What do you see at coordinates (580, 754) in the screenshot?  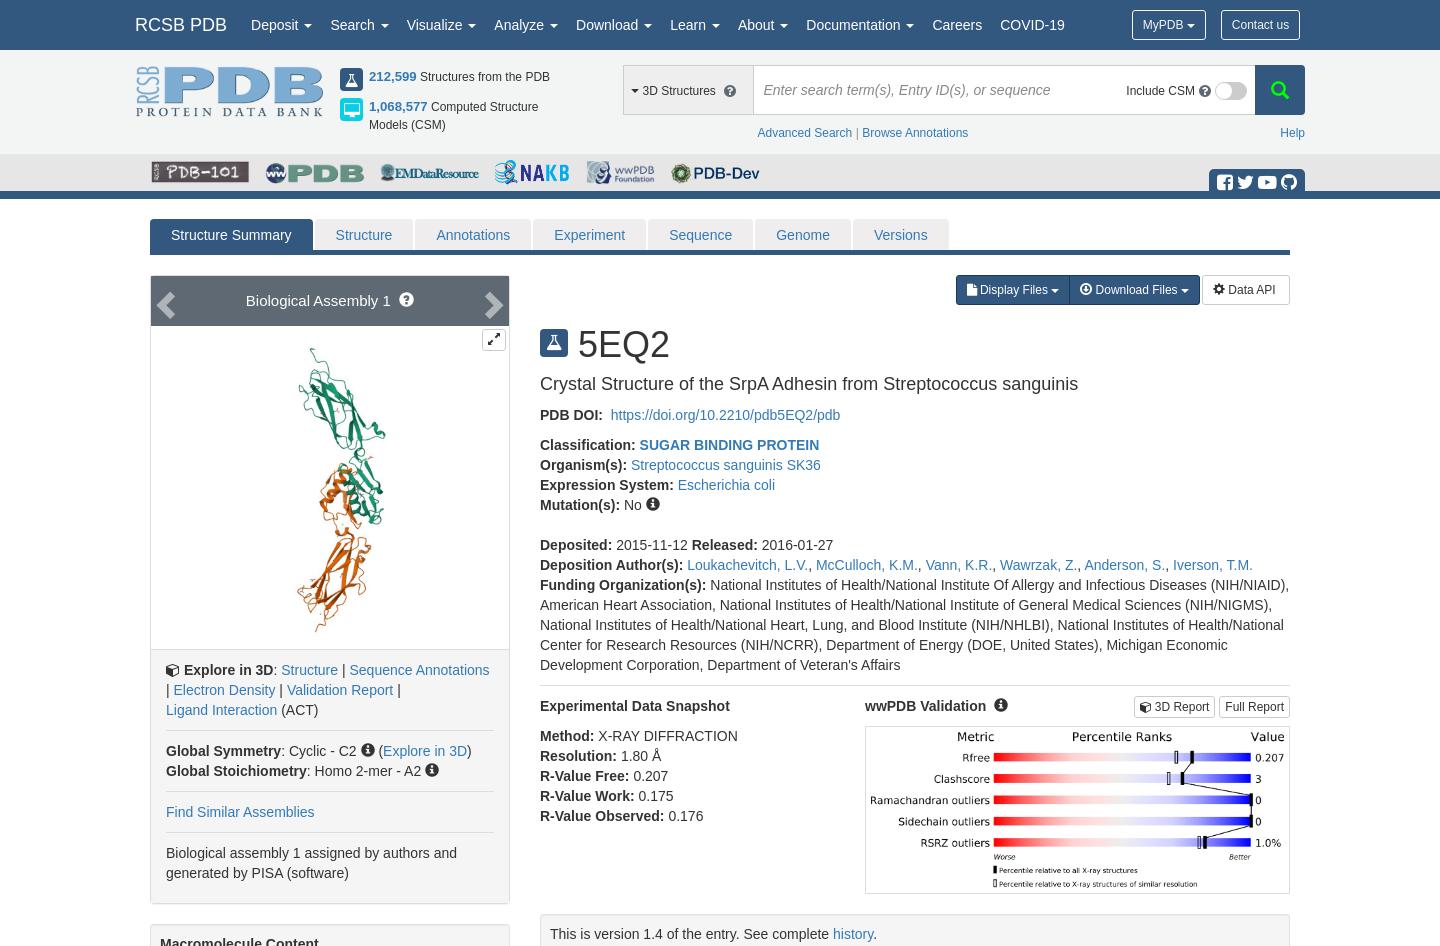 I see `'Resolution:'` at bounding box center [580, 754].